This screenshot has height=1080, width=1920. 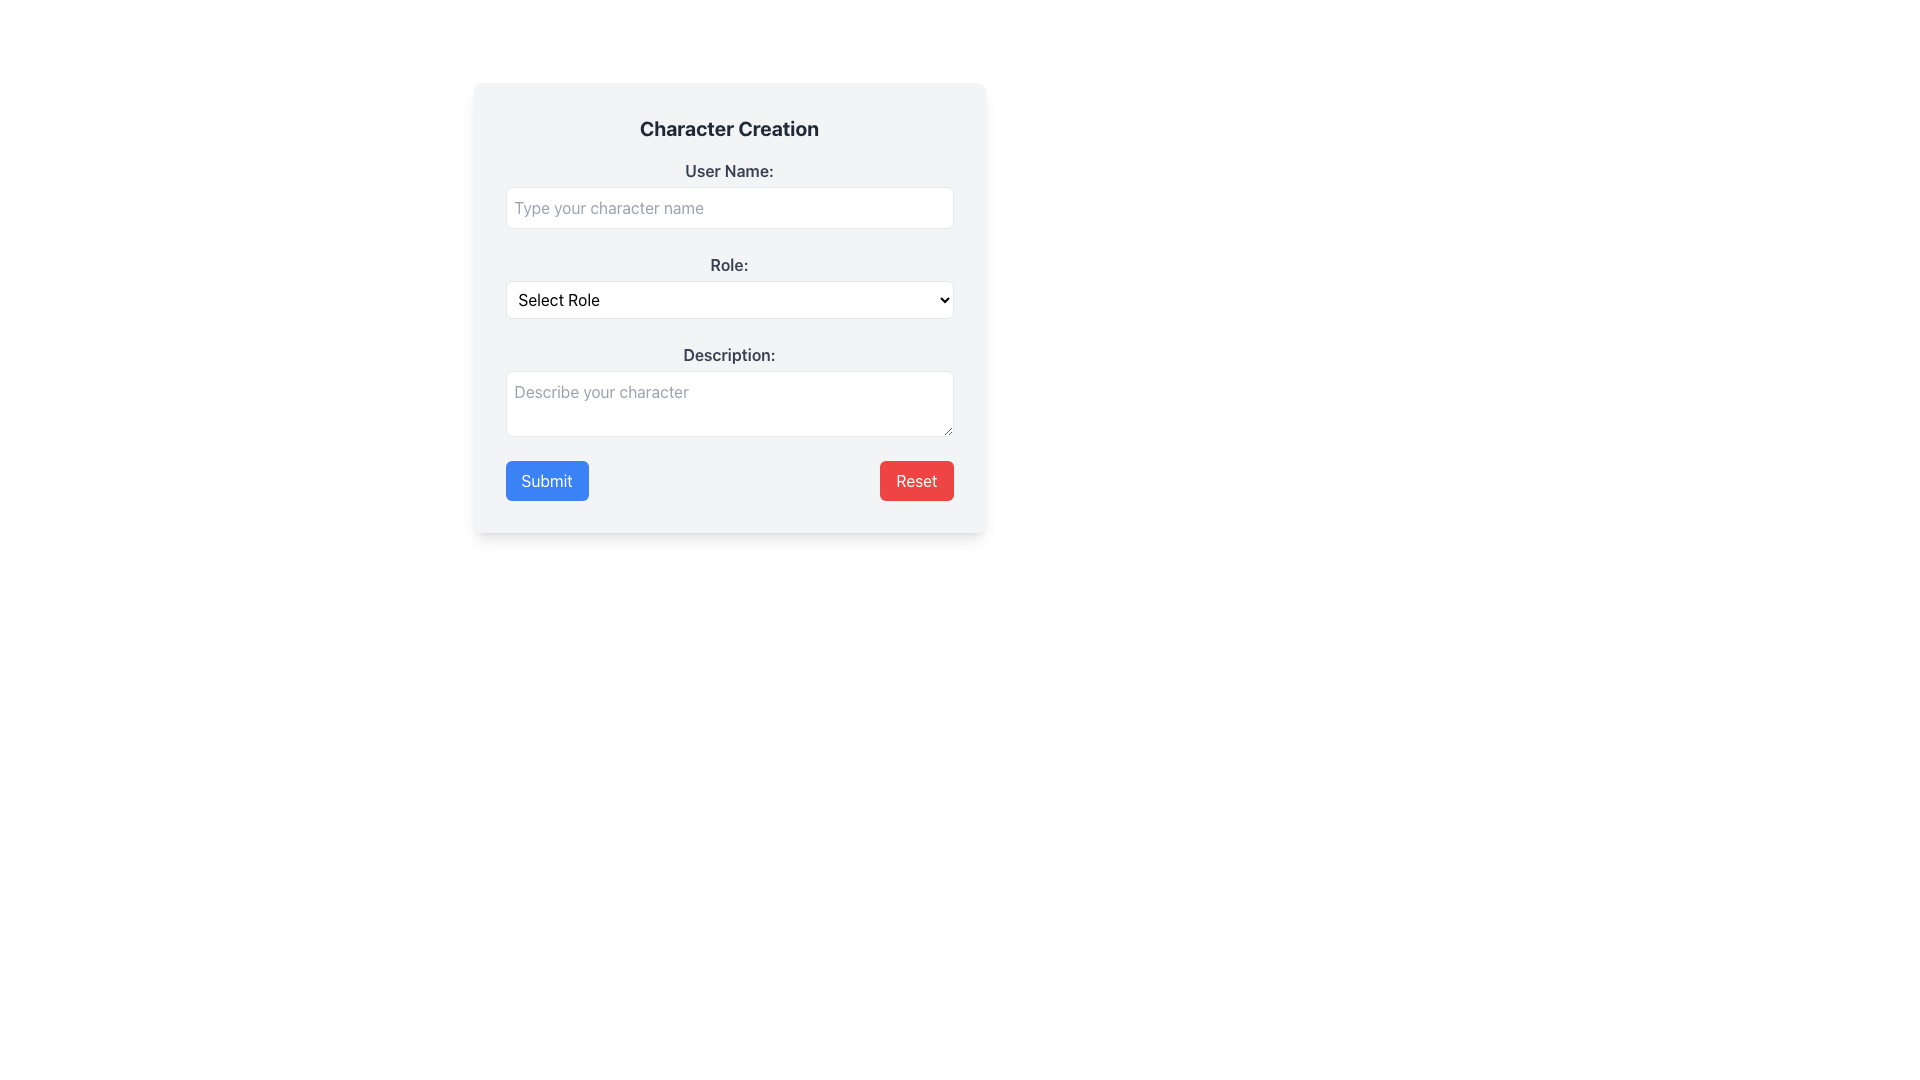 What do you see at coordinates (728, 285) in the screenshot?
I see `an option from the dropdown menu located directly below the 'Role:' label in the center region of the form interface` at bounding box center [728, 285].